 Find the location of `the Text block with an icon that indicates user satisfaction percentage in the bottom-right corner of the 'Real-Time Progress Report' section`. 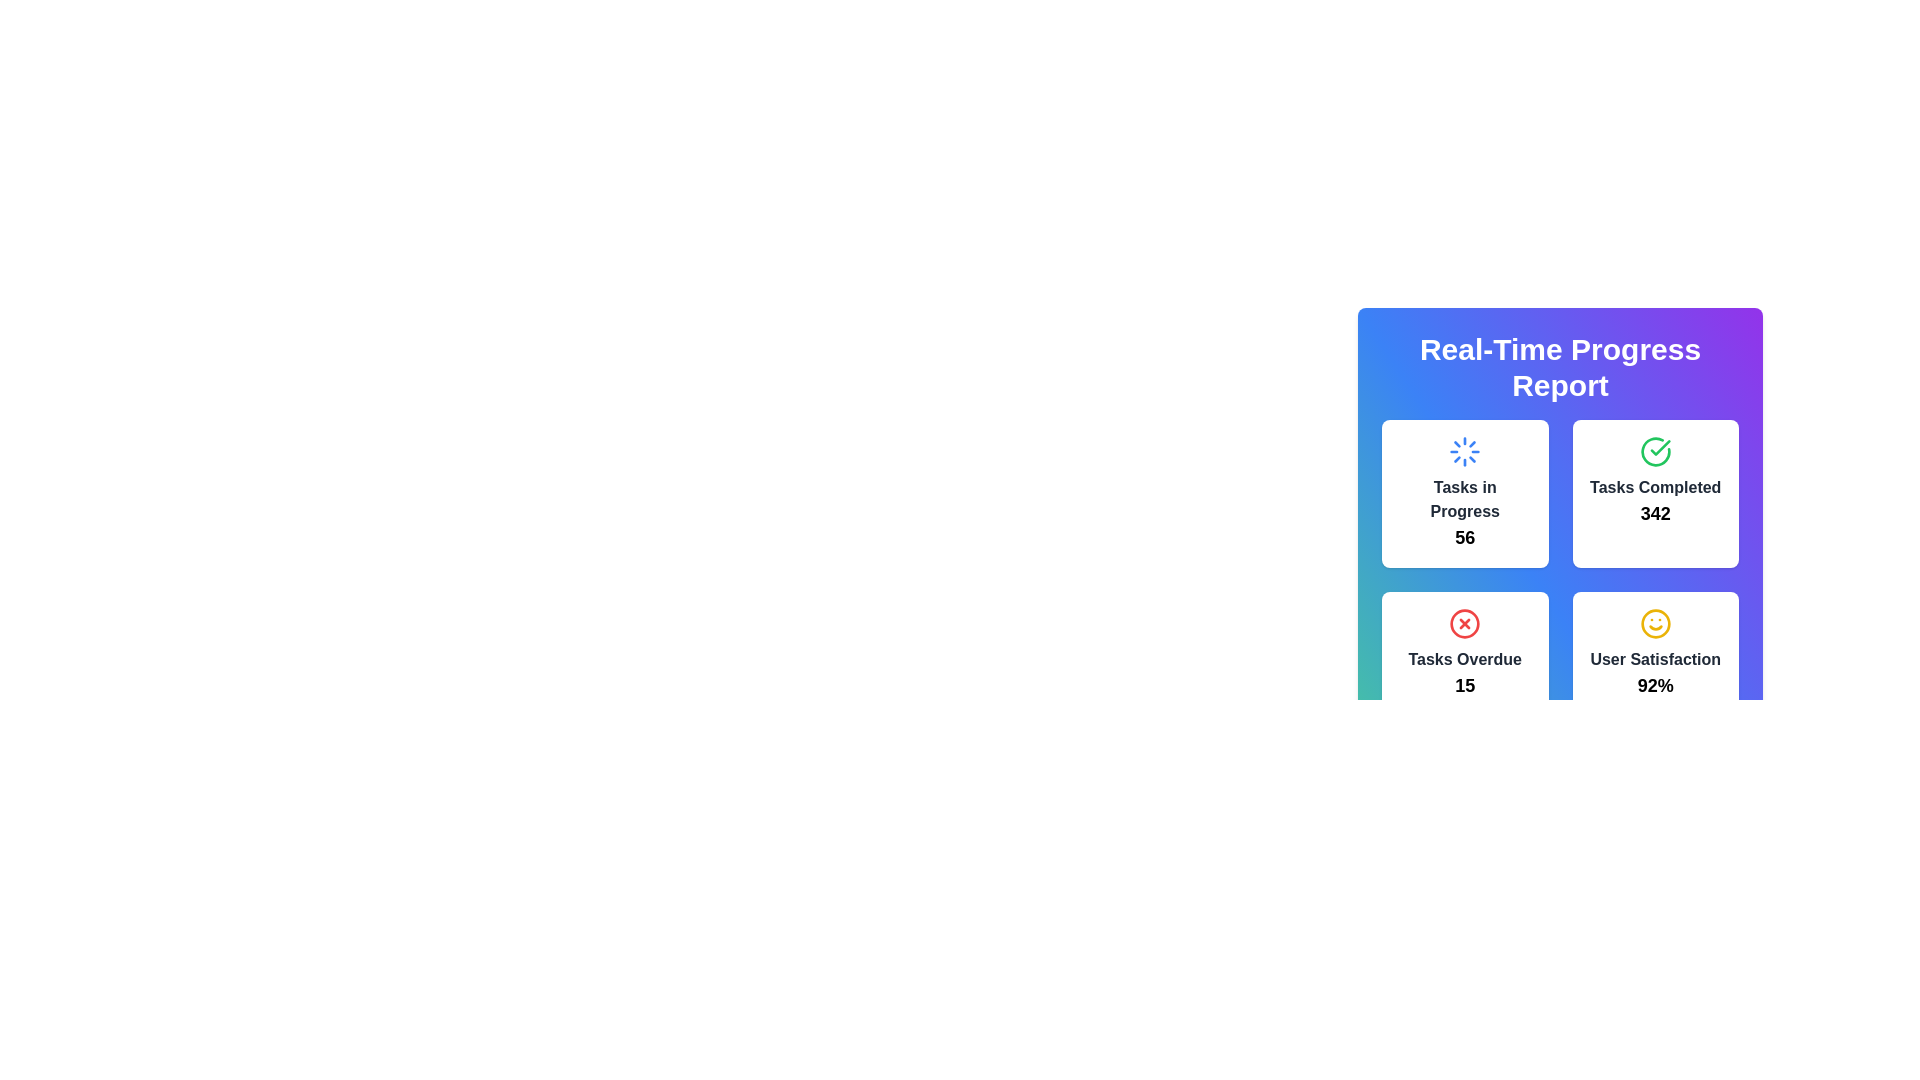

the Text block with an icon that indicates user satisfaction percentage in the bottom-right corner of the 'Real-Time Progress Report' section is located at coordinates (1655, 654).